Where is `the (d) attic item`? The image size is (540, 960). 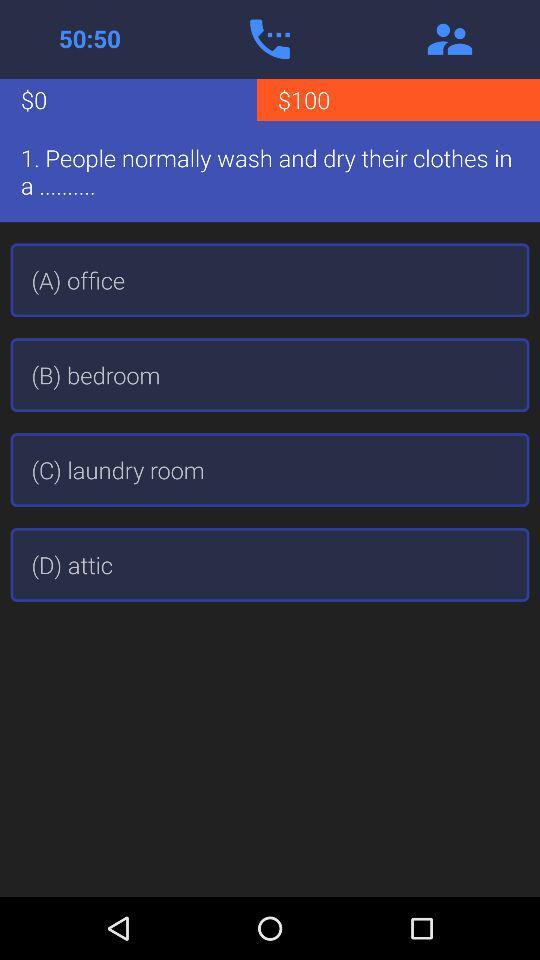 the (d) attic item is located at coordinates (270, 564).